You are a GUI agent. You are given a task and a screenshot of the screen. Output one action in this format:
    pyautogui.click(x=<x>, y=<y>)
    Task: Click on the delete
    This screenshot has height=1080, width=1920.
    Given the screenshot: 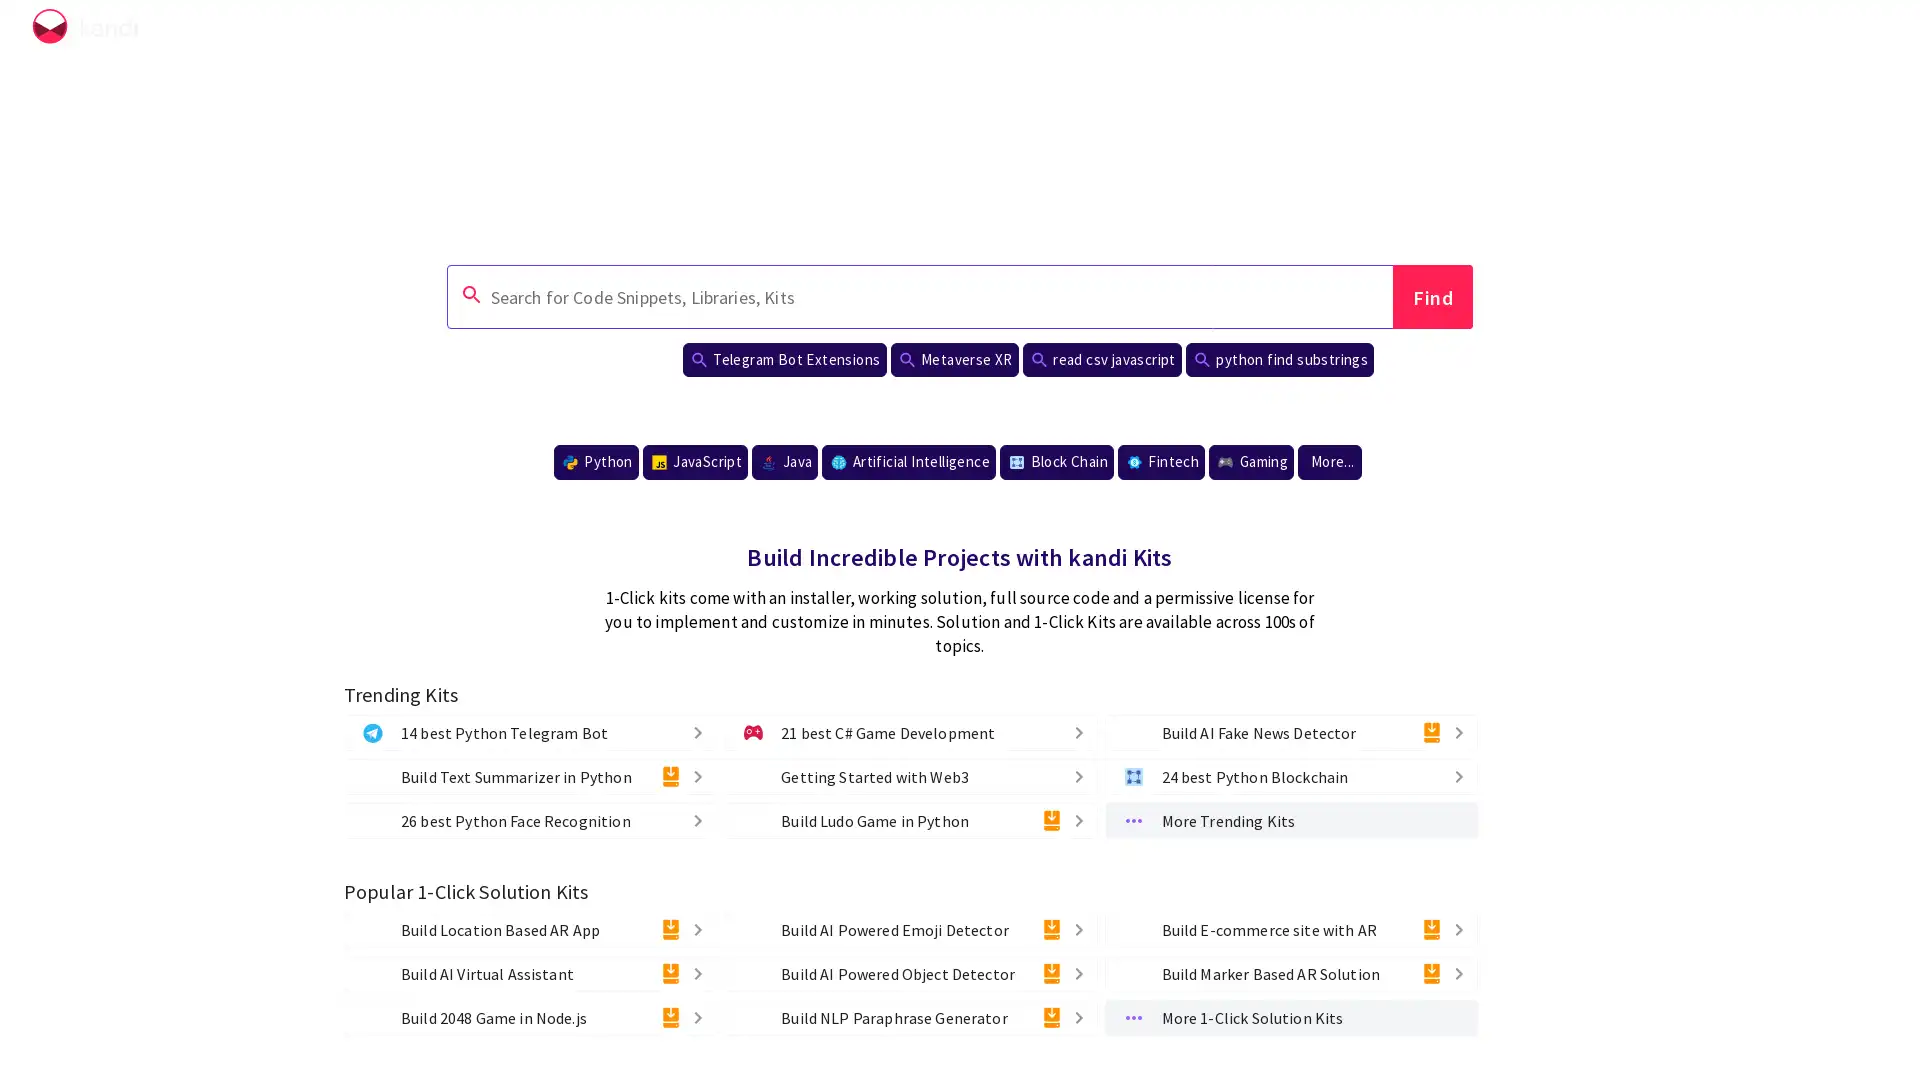 What is the action you would take?
    pyautogui.click(x=697, y=929)
    